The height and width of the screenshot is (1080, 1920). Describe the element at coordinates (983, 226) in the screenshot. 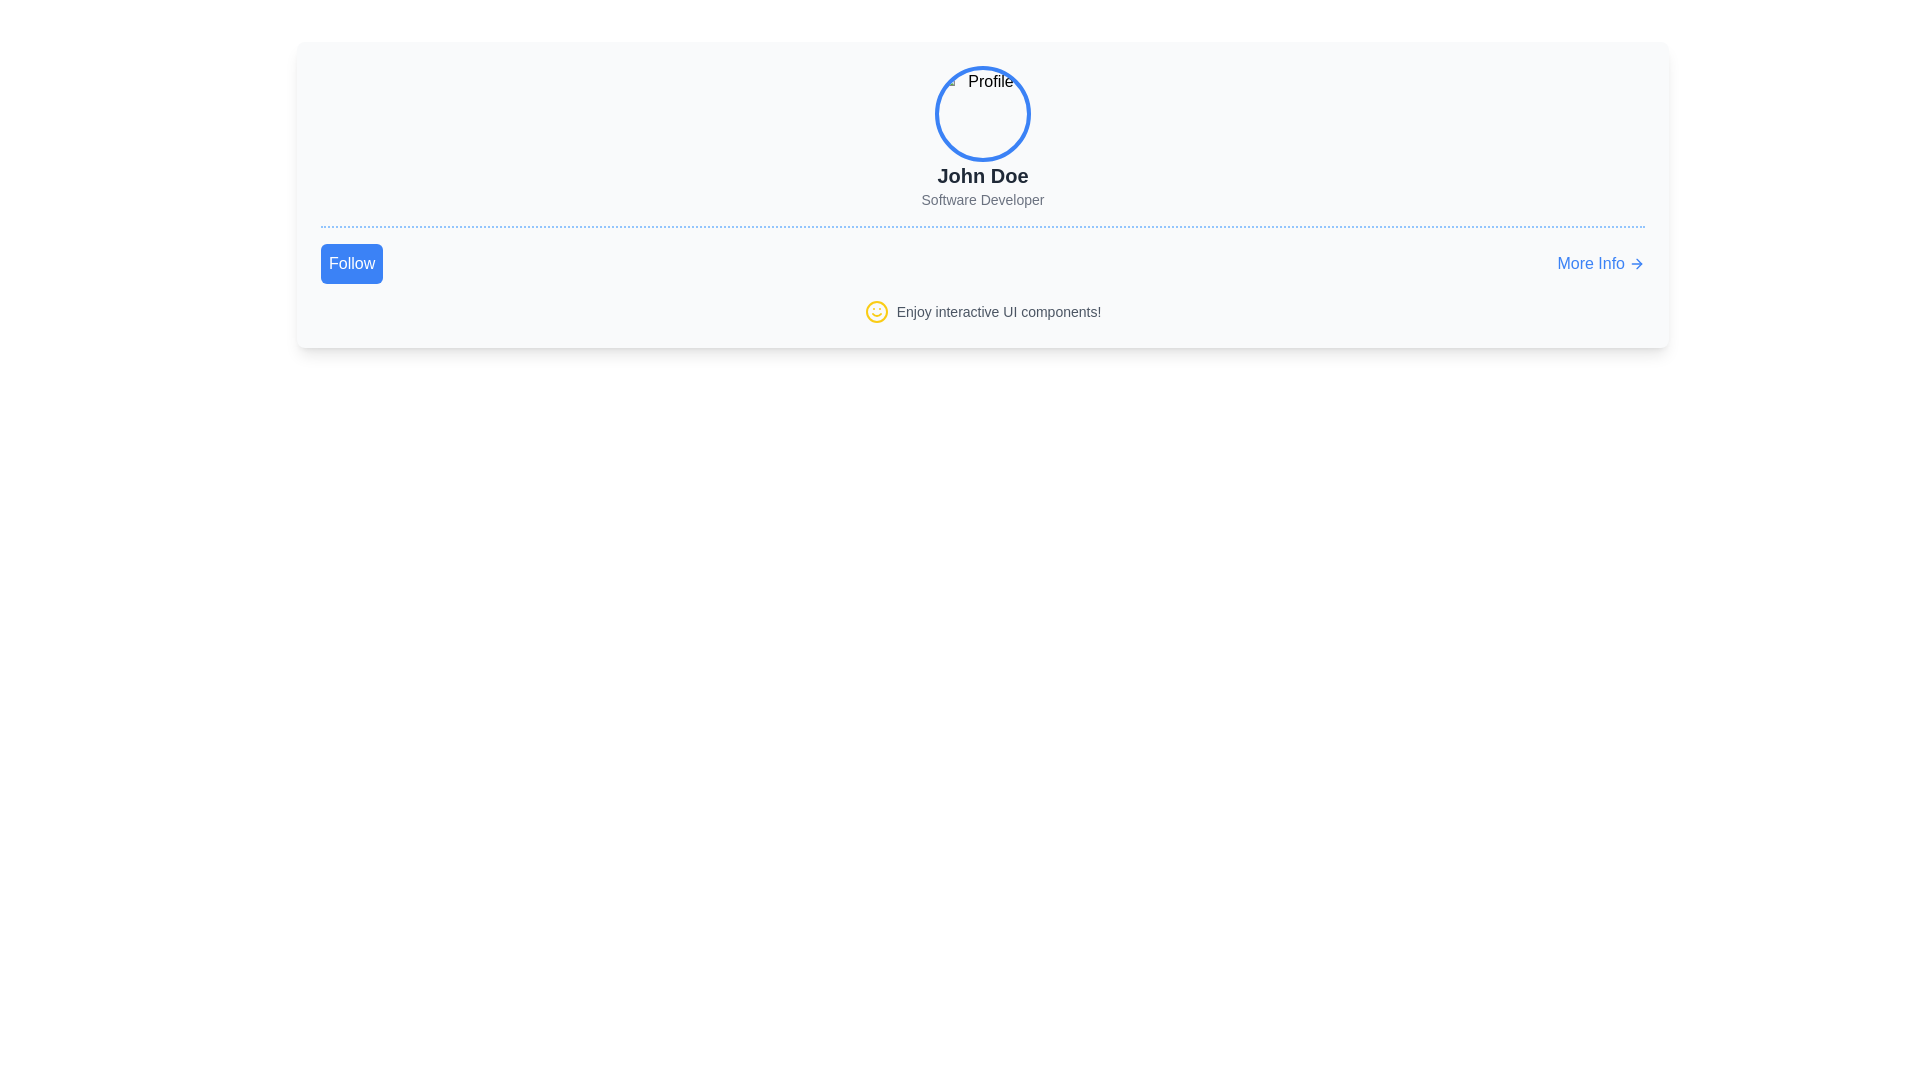

I see `the Divider element located underneath the 'Software Developer' text and above the 'Follow' and 'More Info' button row` at that location.